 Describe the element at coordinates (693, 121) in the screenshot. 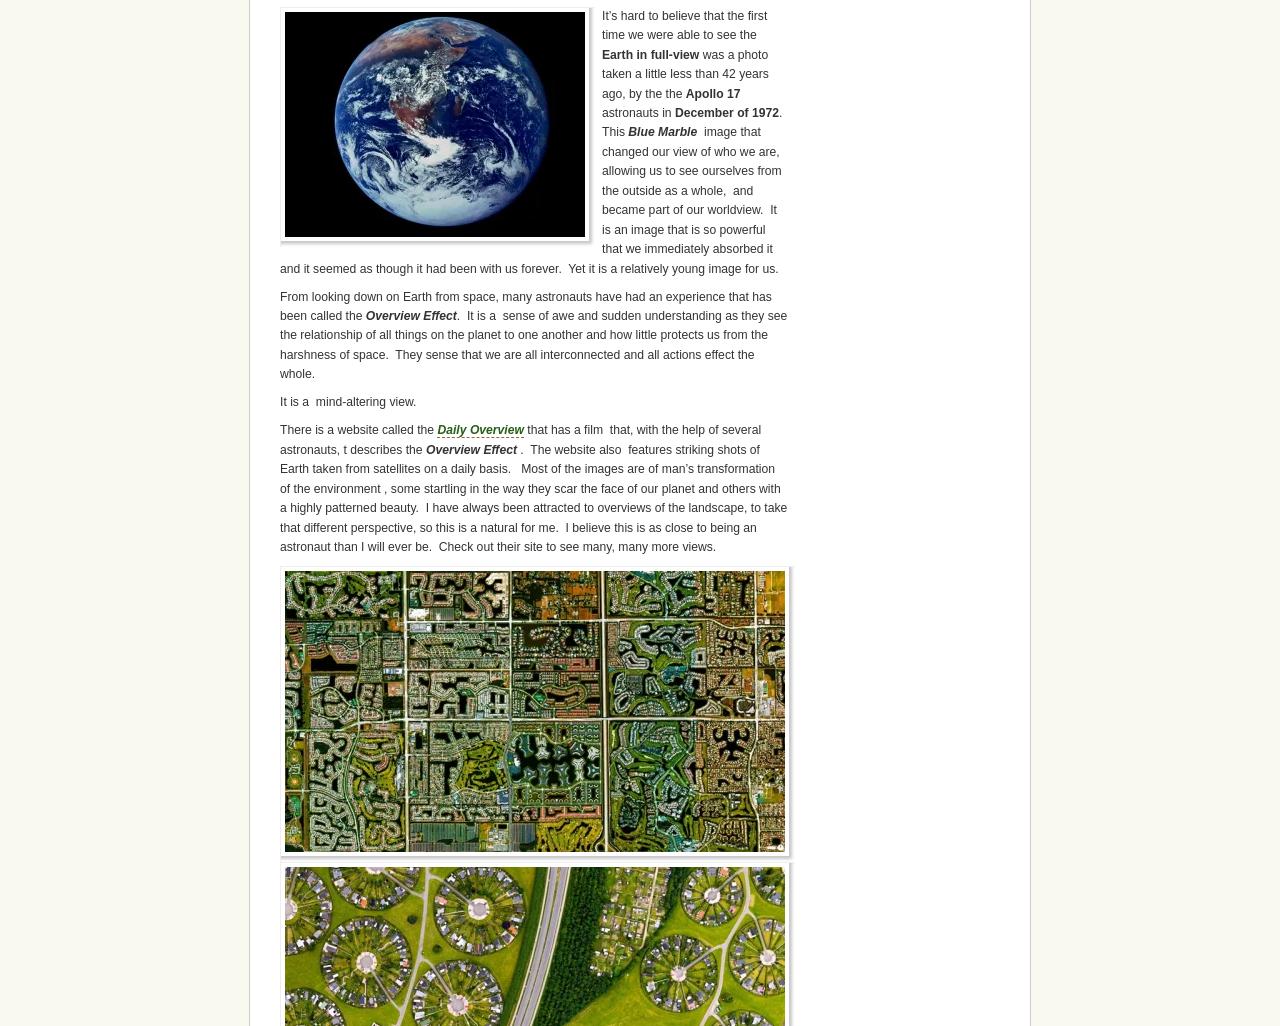

I see `'.  This'` at that location.